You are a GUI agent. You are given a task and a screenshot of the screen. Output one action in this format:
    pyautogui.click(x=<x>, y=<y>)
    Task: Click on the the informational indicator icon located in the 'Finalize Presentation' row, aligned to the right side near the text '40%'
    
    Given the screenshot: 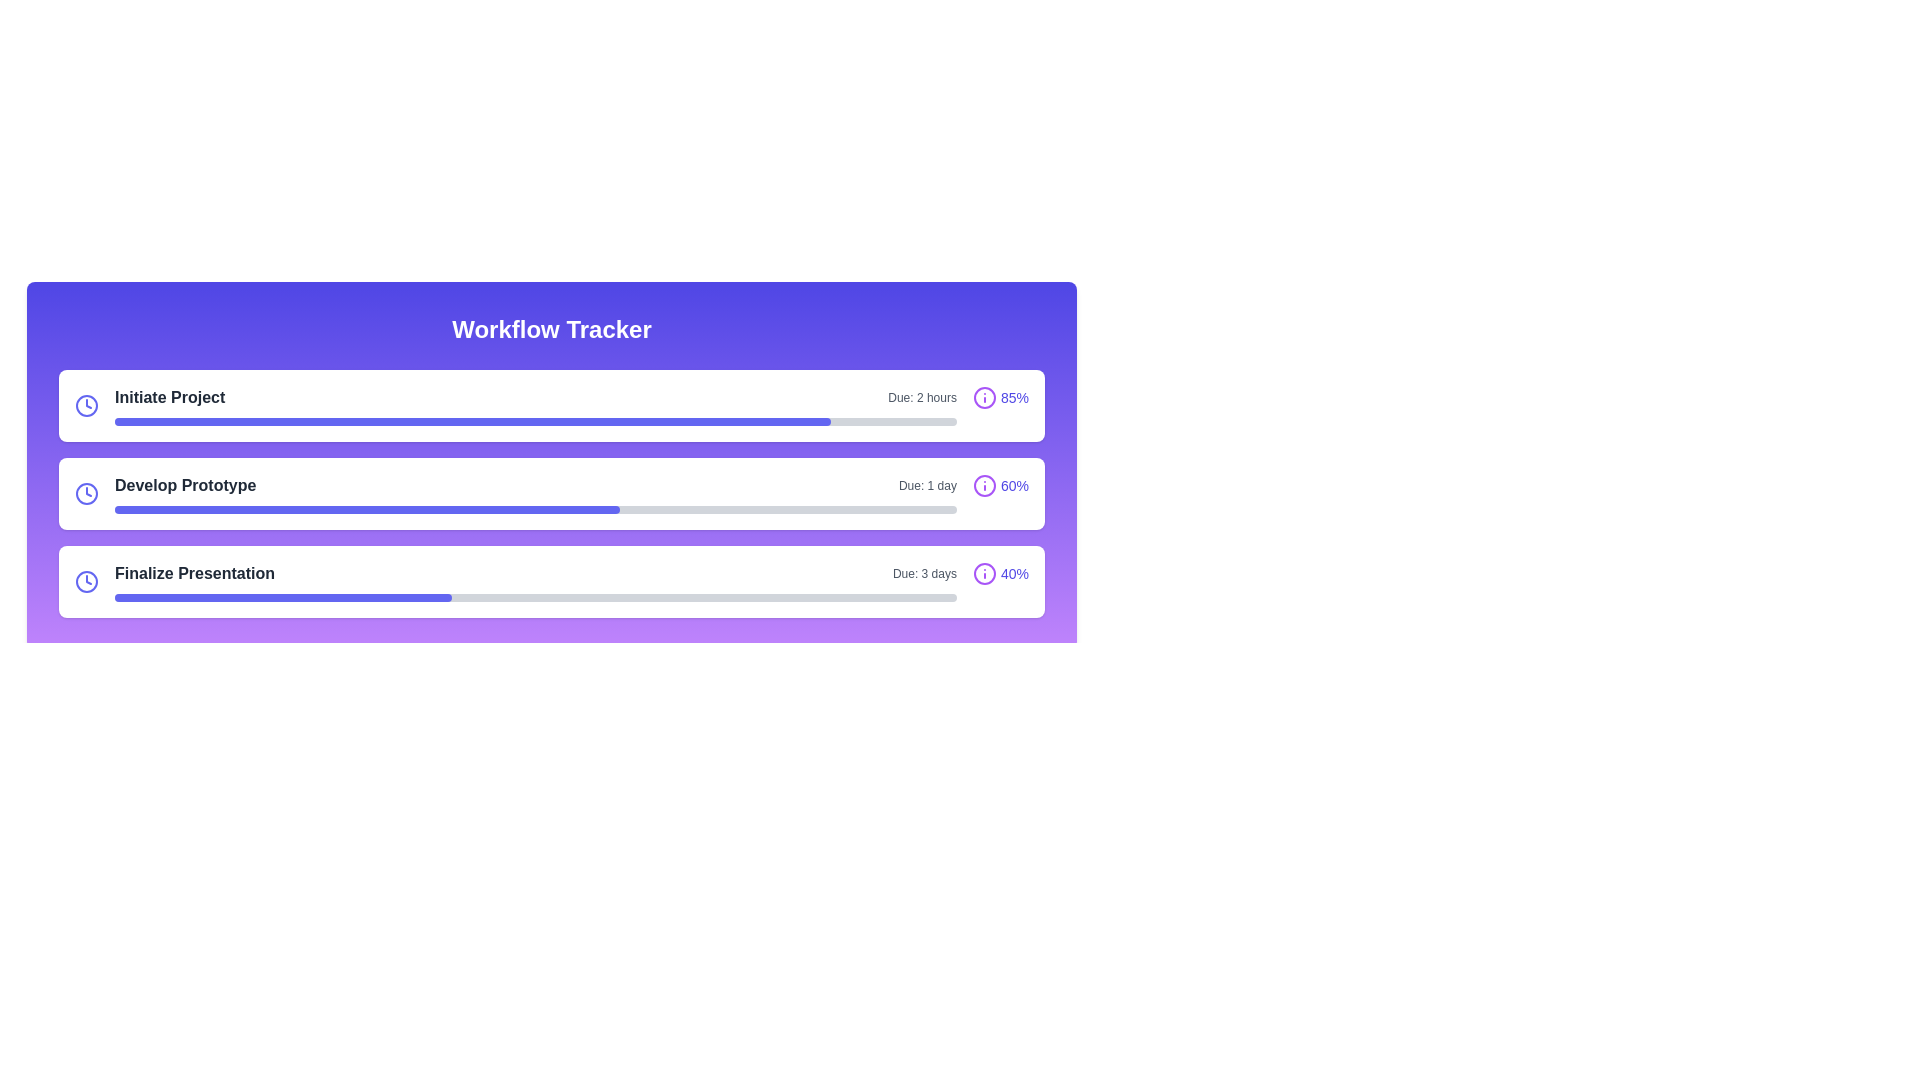 What is the action you would take?
    pyautogui.click(x=984, y=574)
    